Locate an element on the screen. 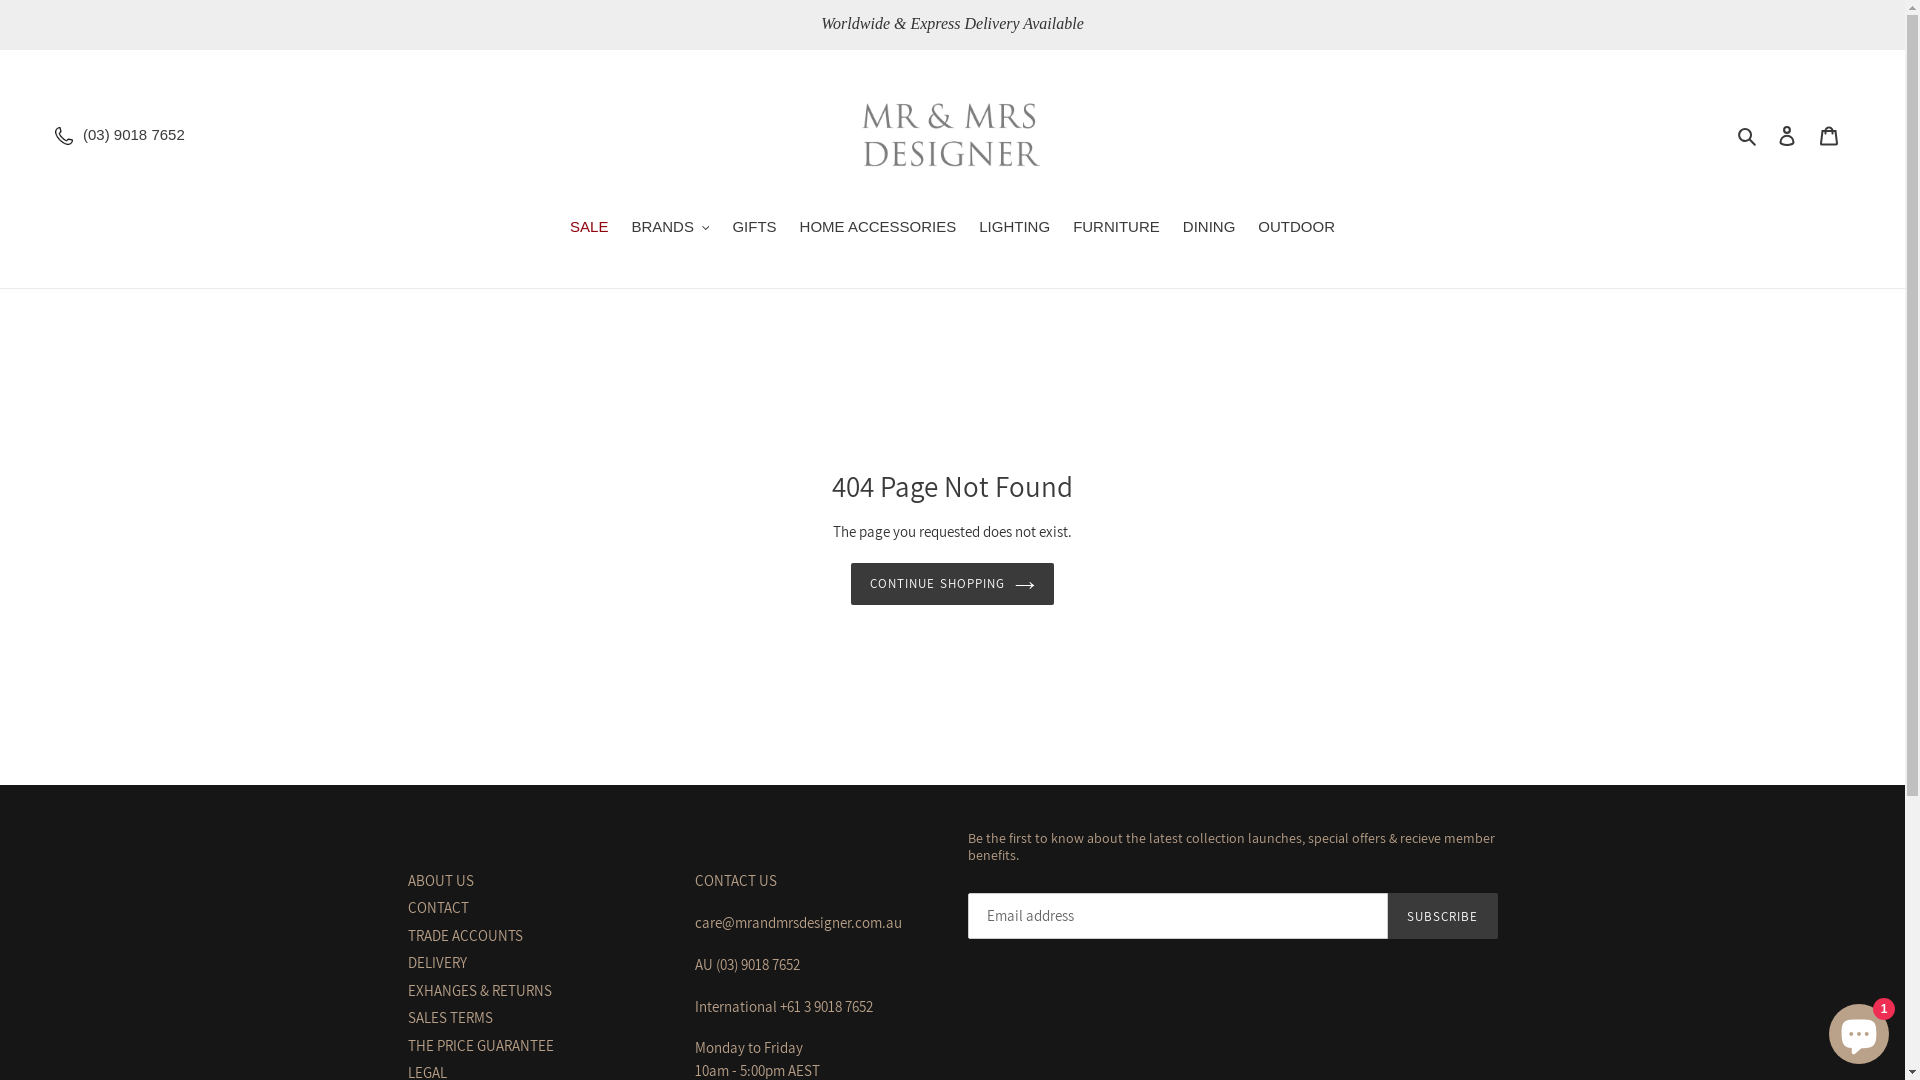 Image resolution: width=1920 pixels, height=1080 pixels. 'DELIVERY' is located at coordinates (436, 961).